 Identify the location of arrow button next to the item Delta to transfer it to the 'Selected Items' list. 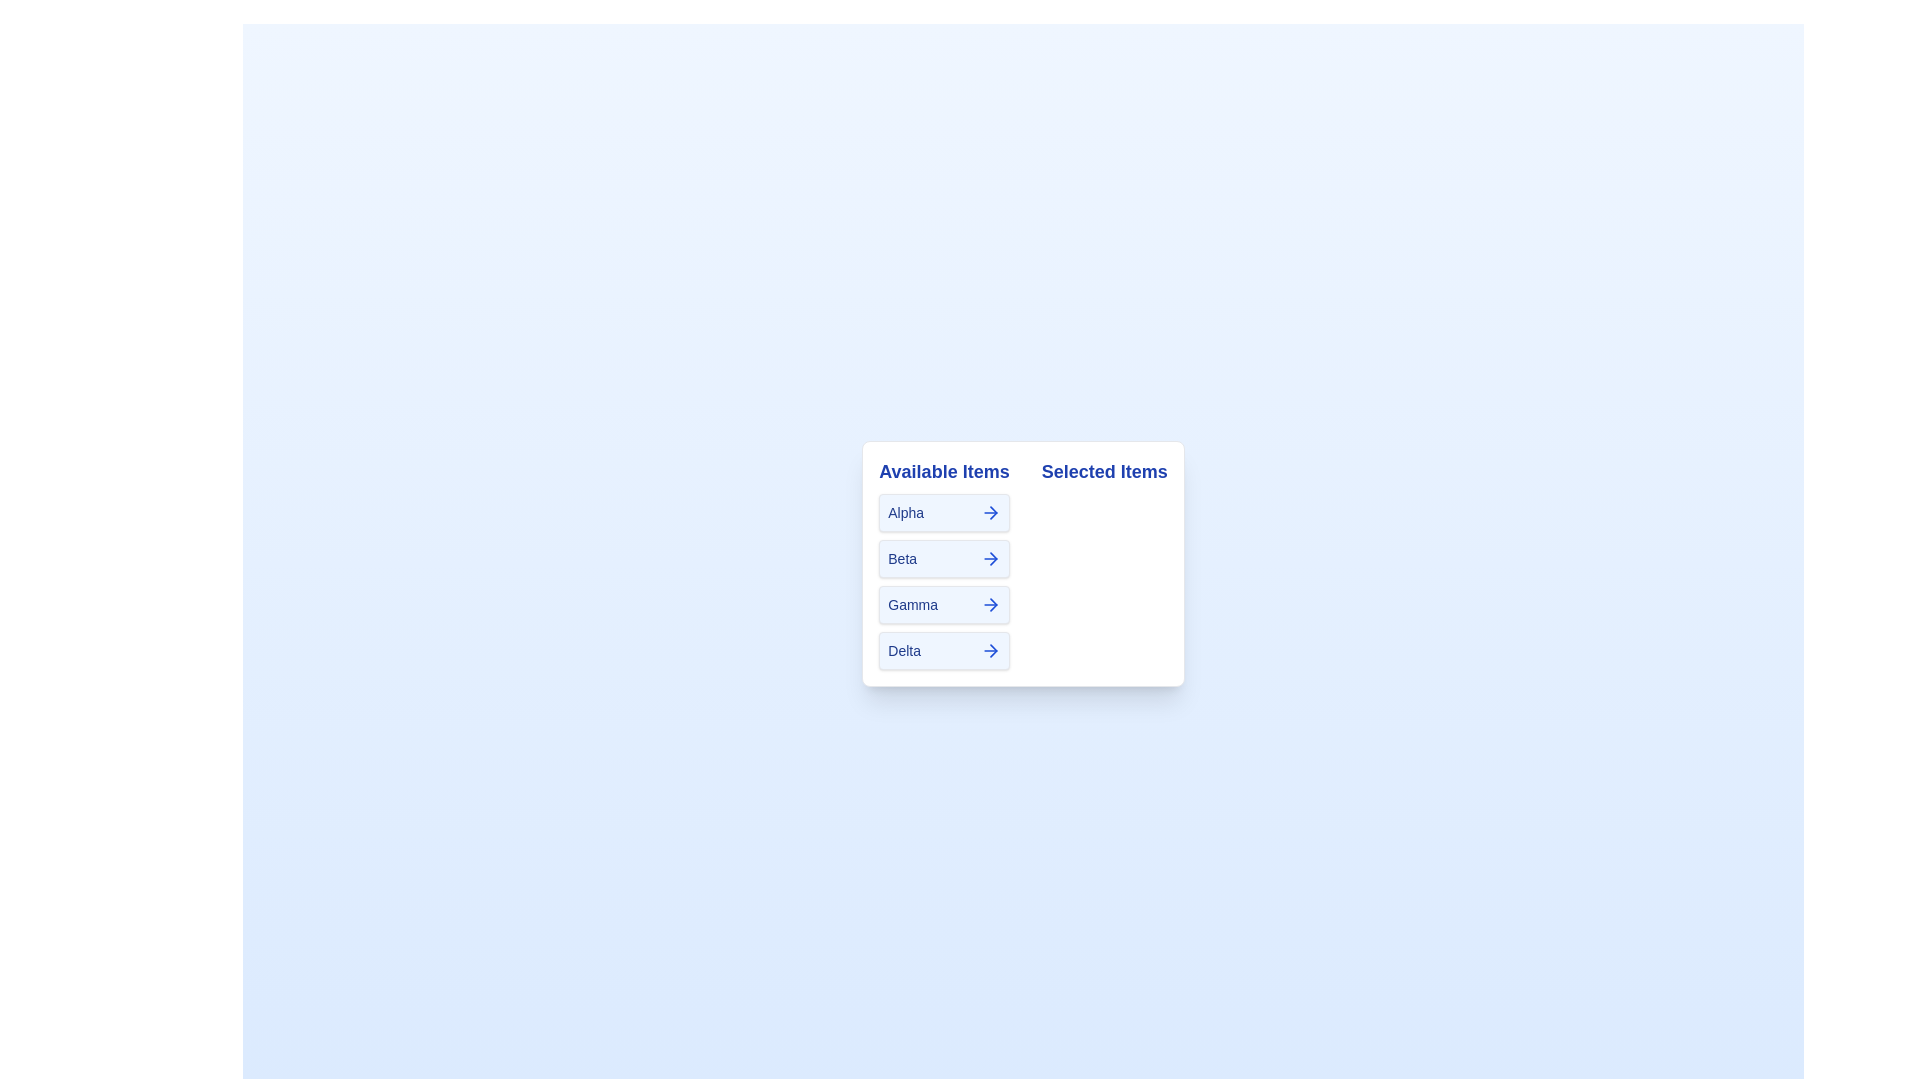
(990, 651).